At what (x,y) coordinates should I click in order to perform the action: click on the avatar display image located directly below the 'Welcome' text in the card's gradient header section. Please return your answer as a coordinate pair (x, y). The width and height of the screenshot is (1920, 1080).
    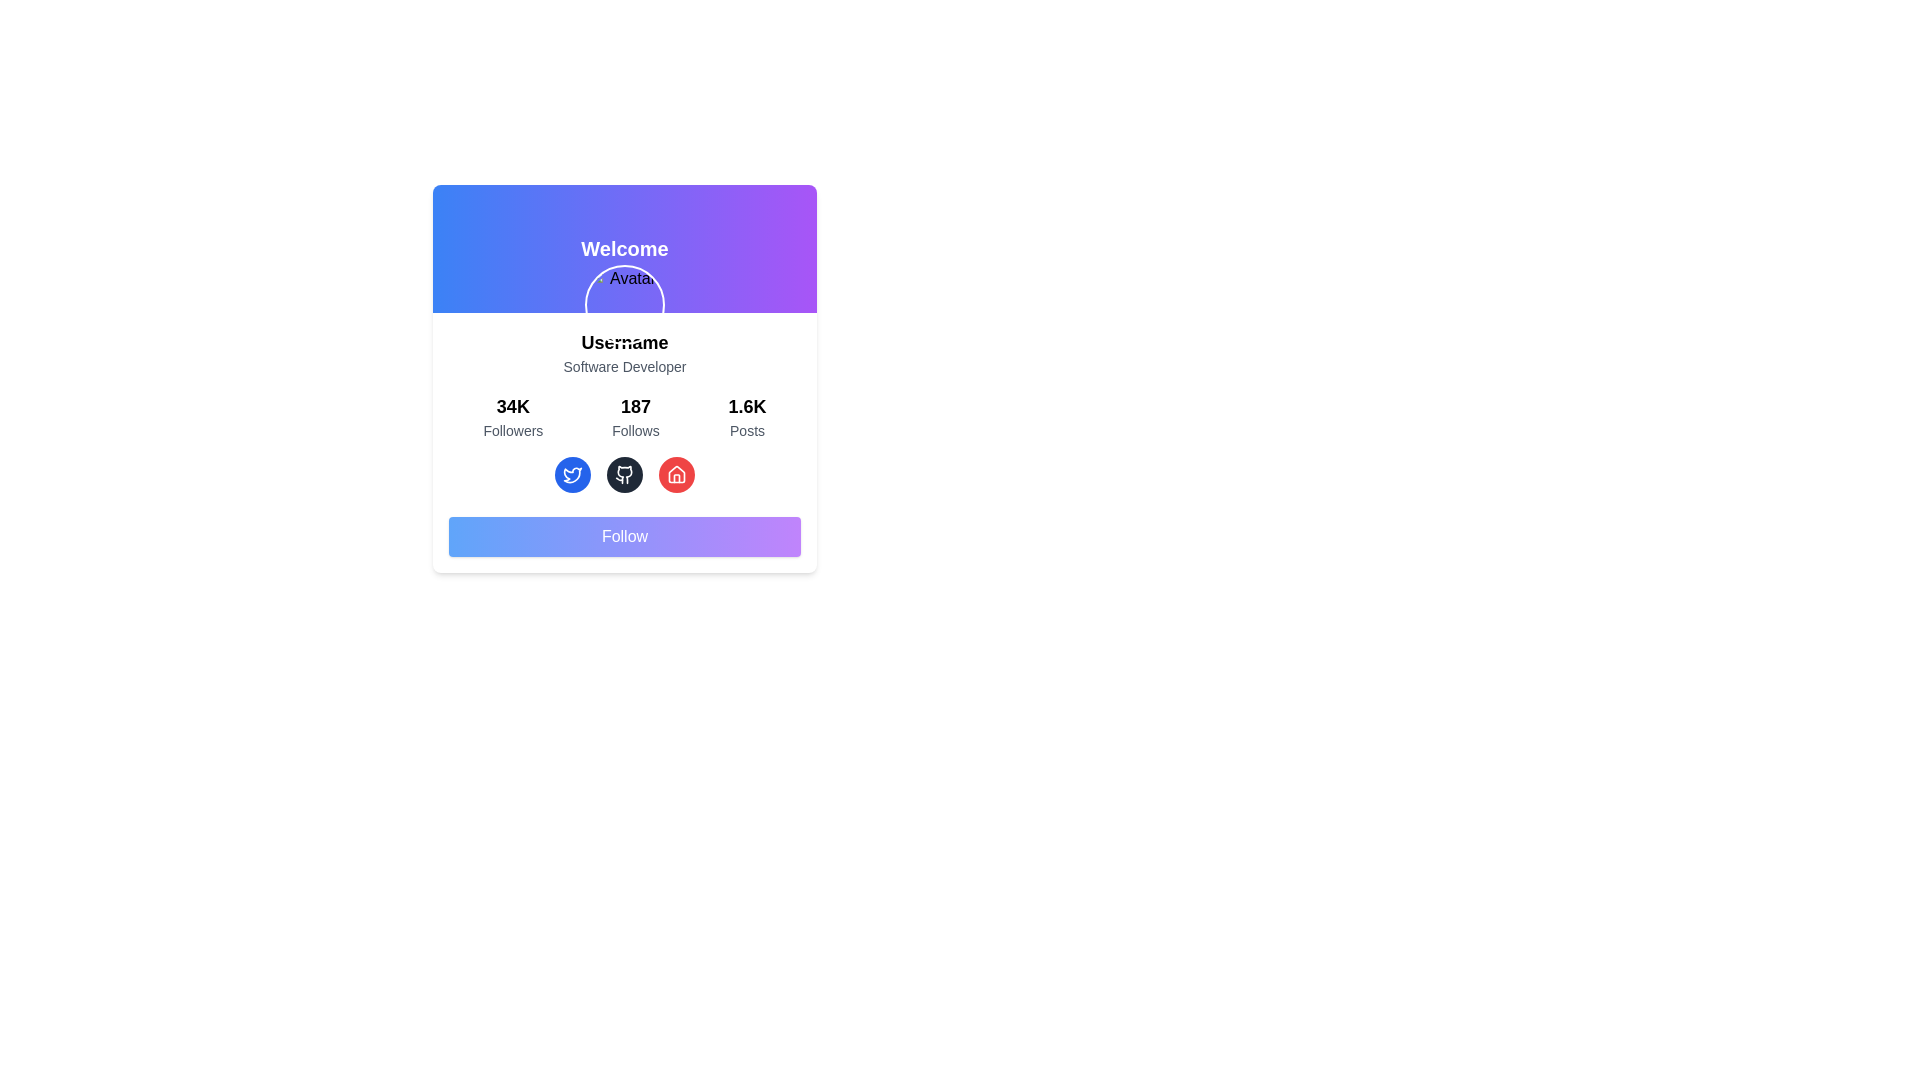
    Looking at the image, I should click on (623, 304).